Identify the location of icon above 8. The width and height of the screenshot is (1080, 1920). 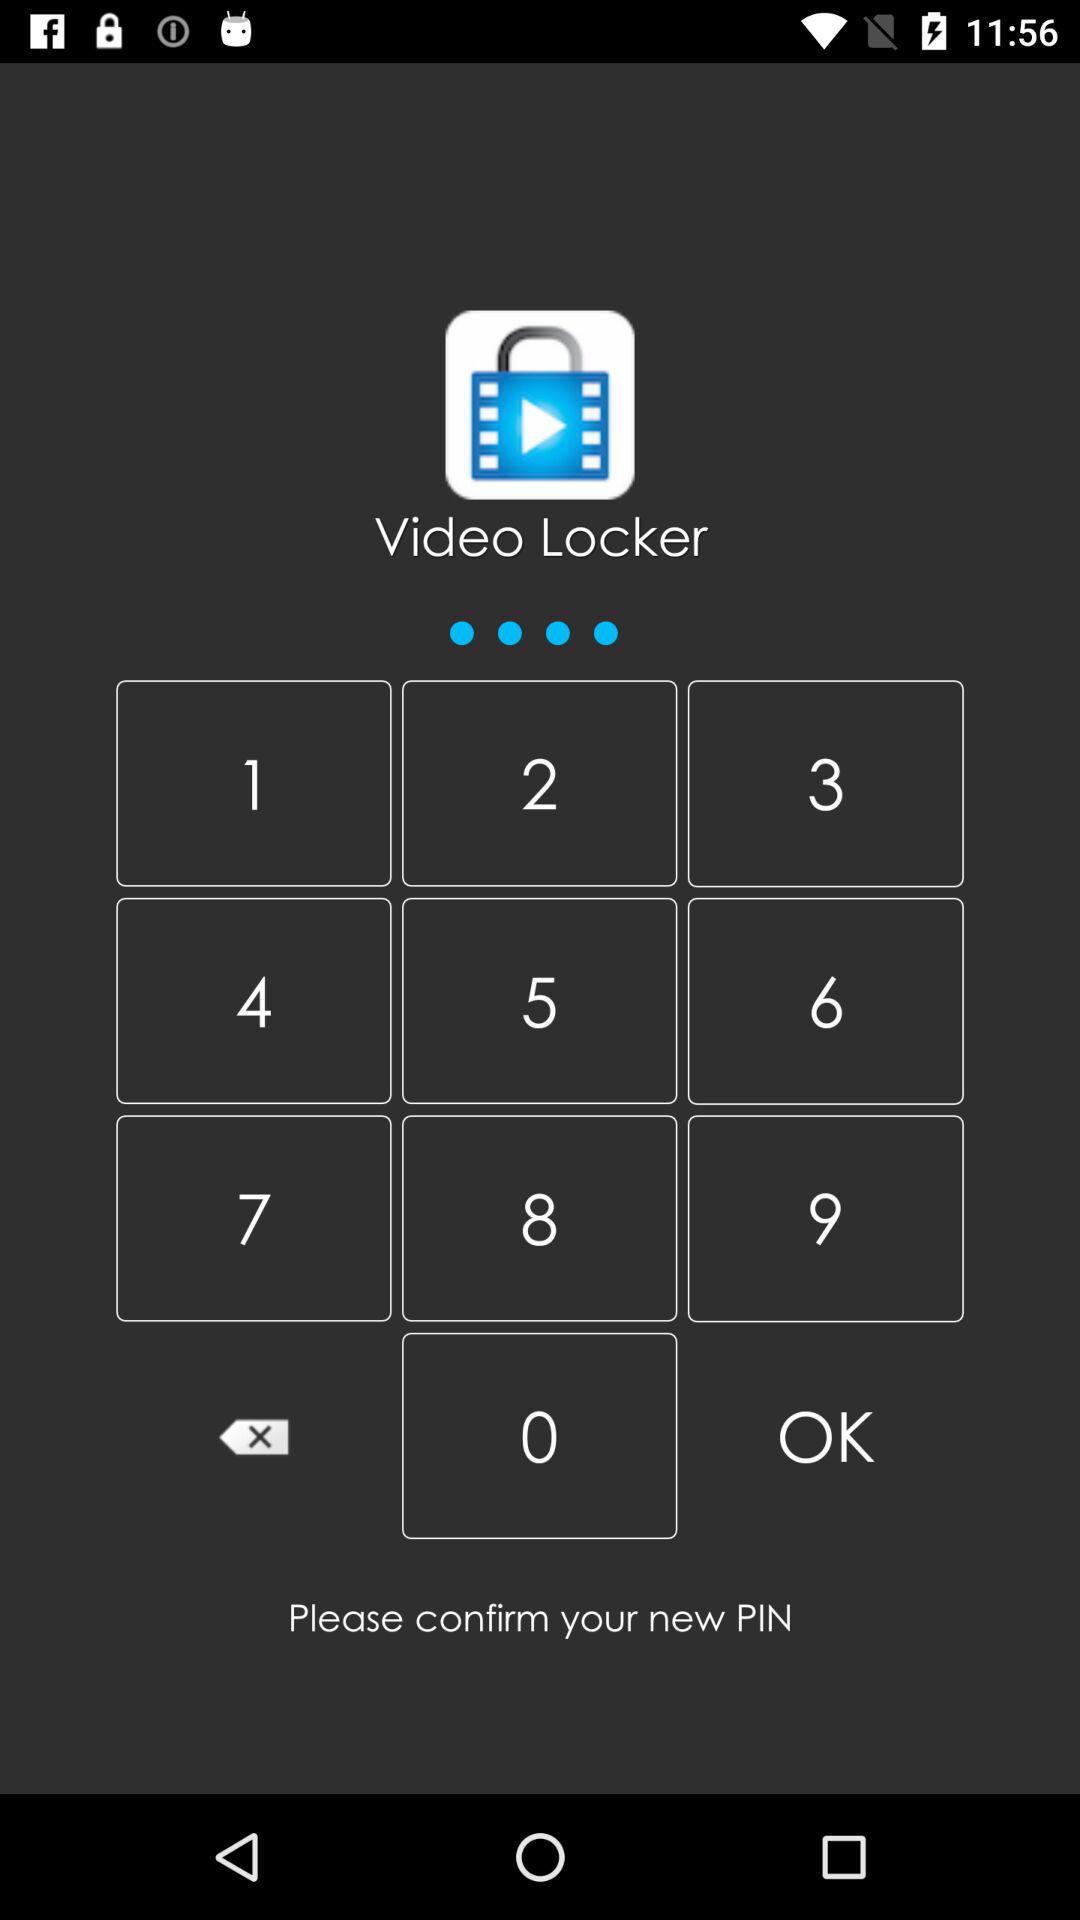
(825, 1001).